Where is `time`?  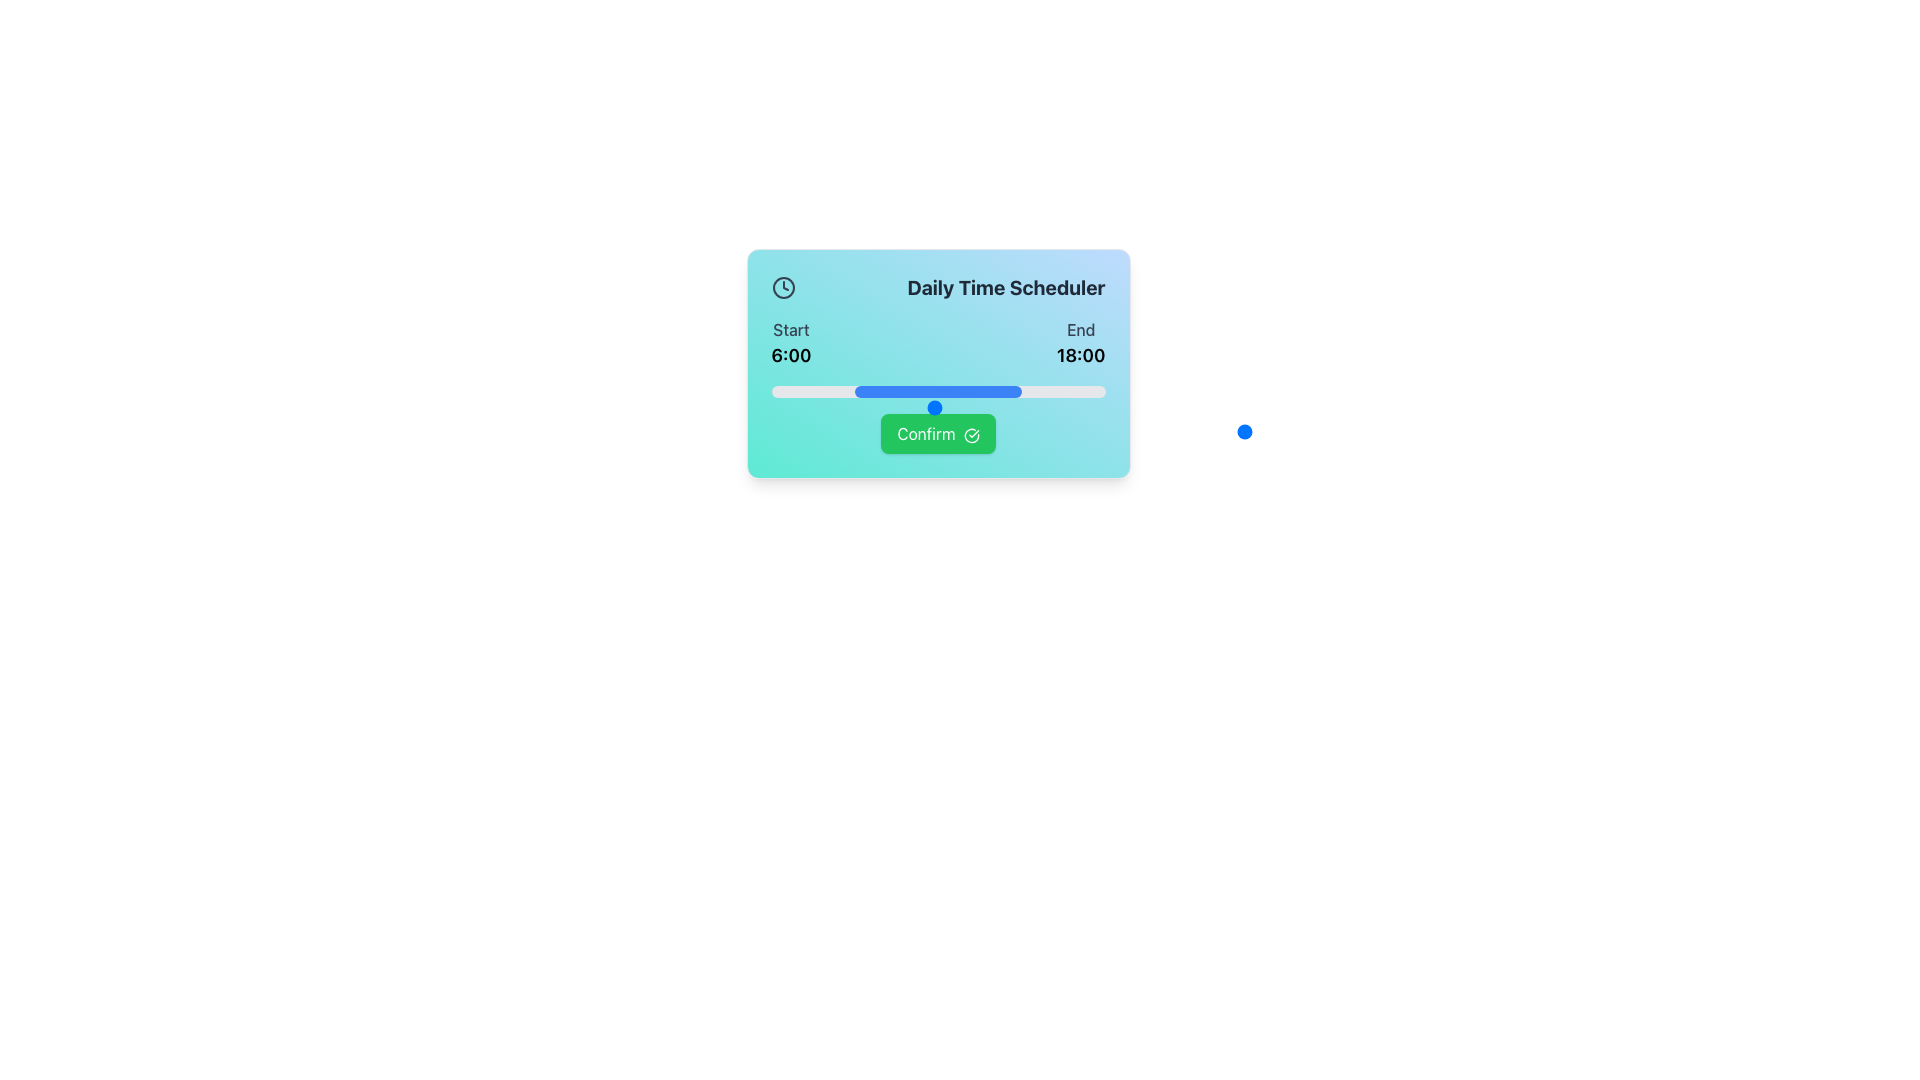 time is located at coordinates (770, 431).